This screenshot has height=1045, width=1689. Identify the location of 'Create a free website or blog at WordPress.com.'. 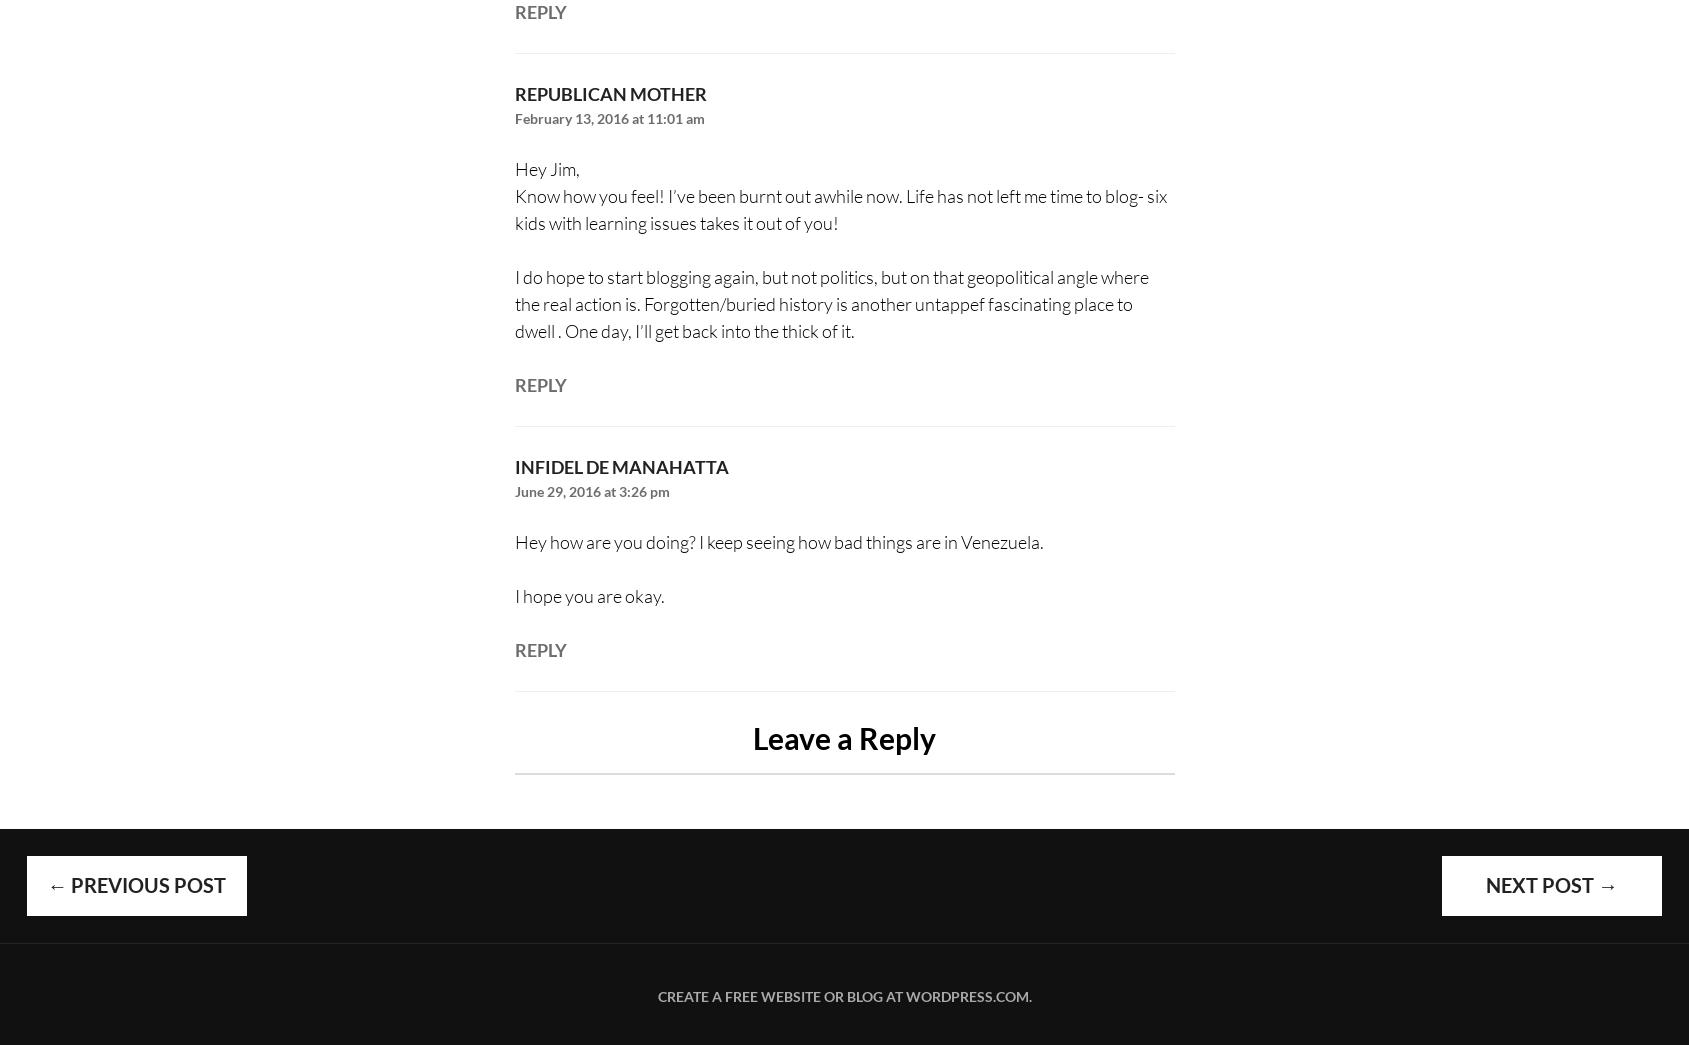
(842, 996).